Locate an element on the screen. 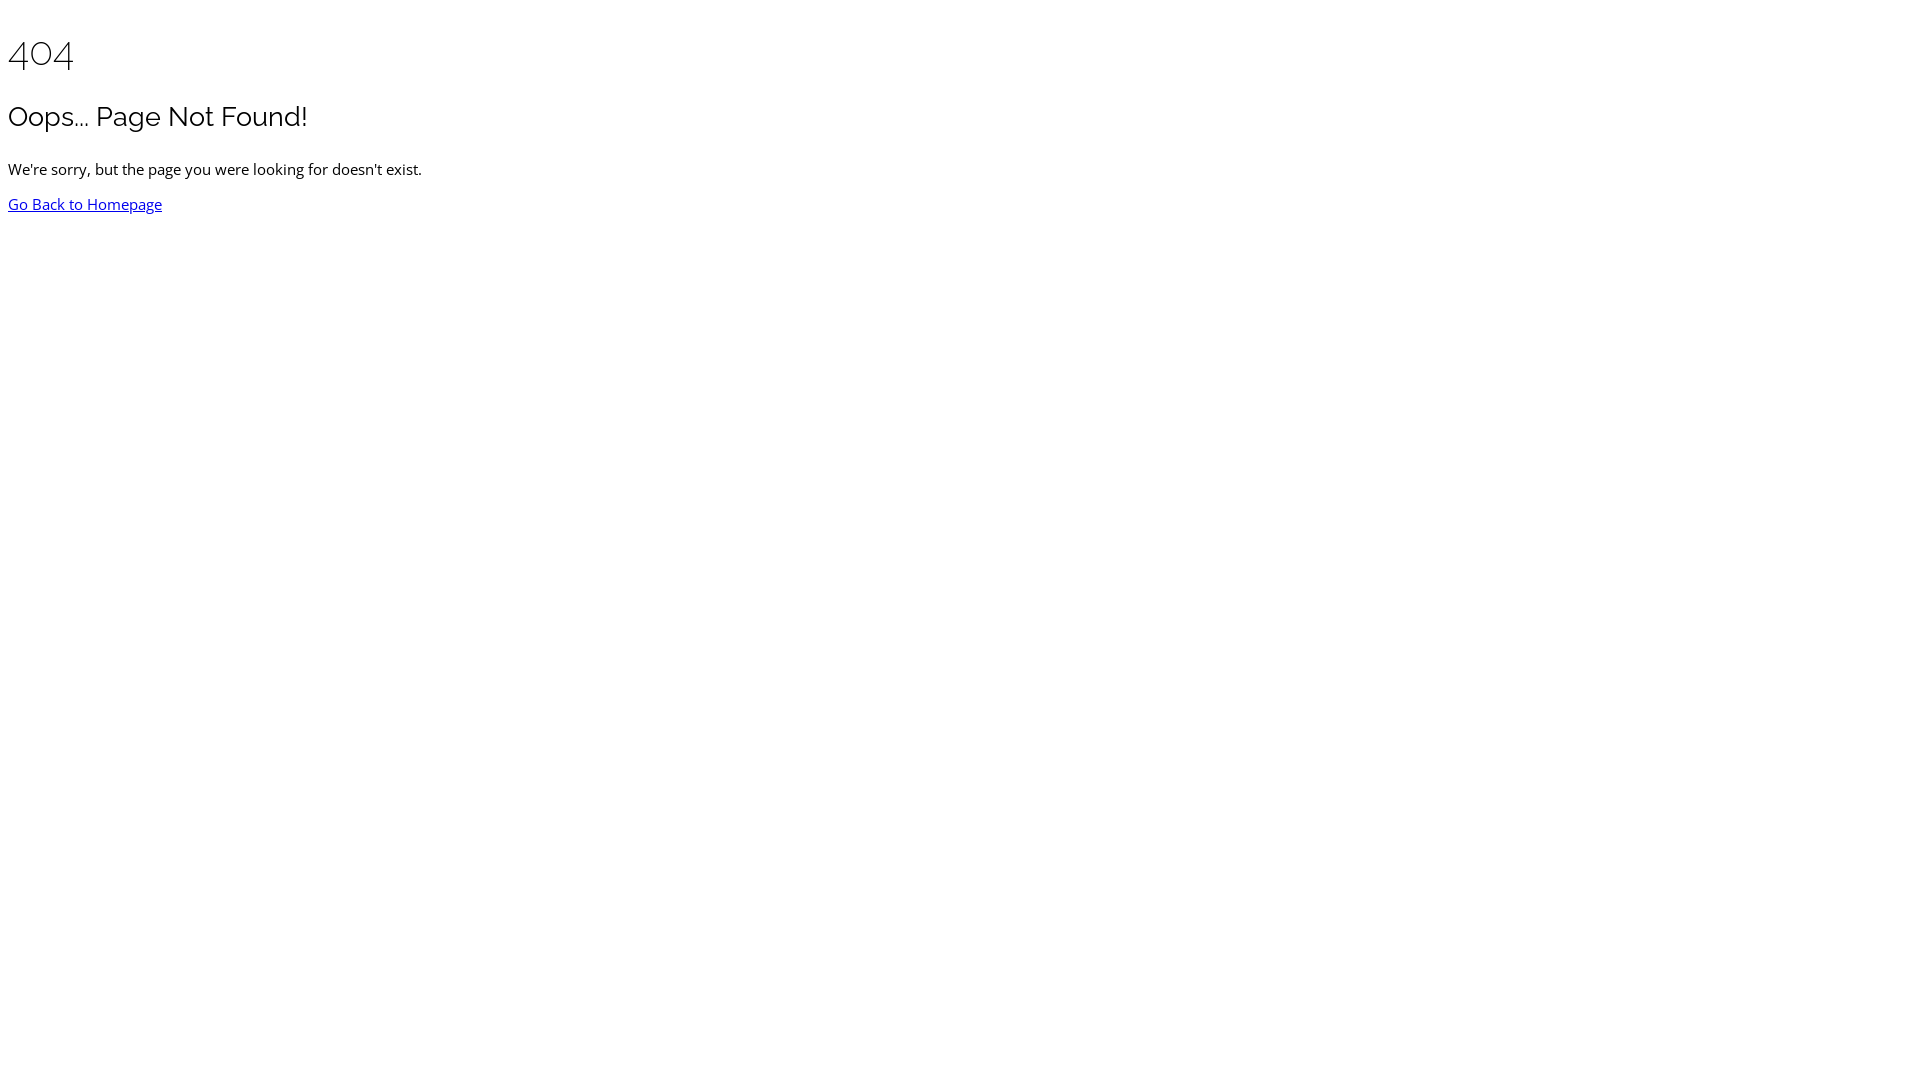 This screenshot has height=1080, width=1920. 'Go Back to Homepage' is located at coordinates (8, 204).